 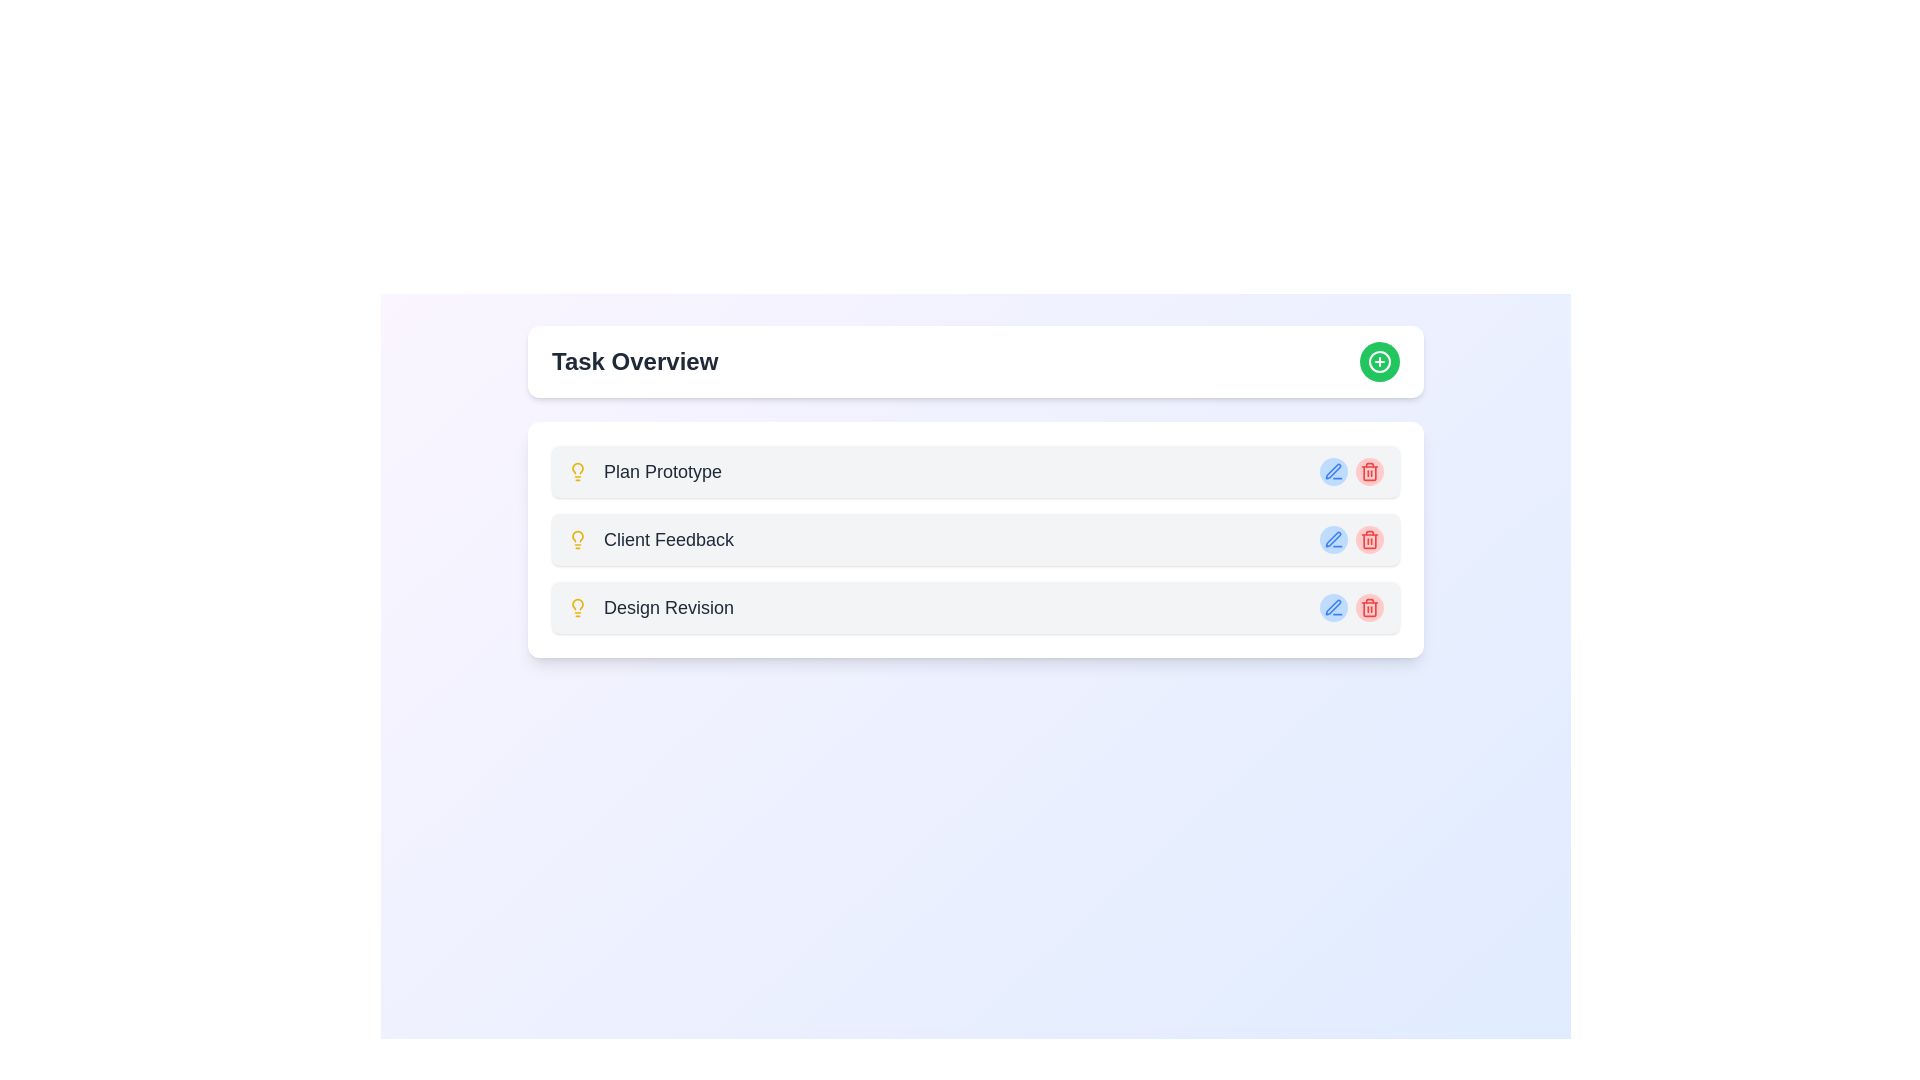 I want to click on the 'Edit' icon button located in the second task row named 'Client Feedback', which is the second button from the right in a set of two interactive buttons, so click(x=1334, y=540).